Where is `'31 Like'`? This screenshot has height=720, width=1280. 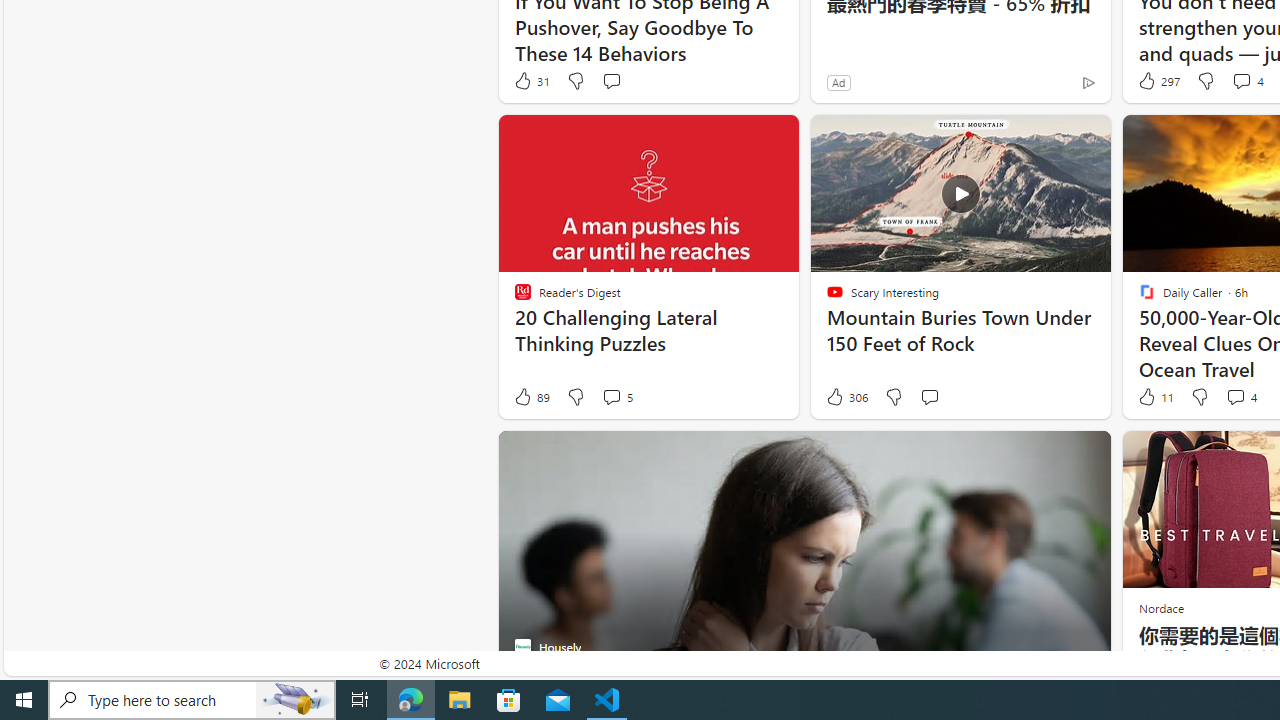 '31 Like' is located at coordinates (531, 80).